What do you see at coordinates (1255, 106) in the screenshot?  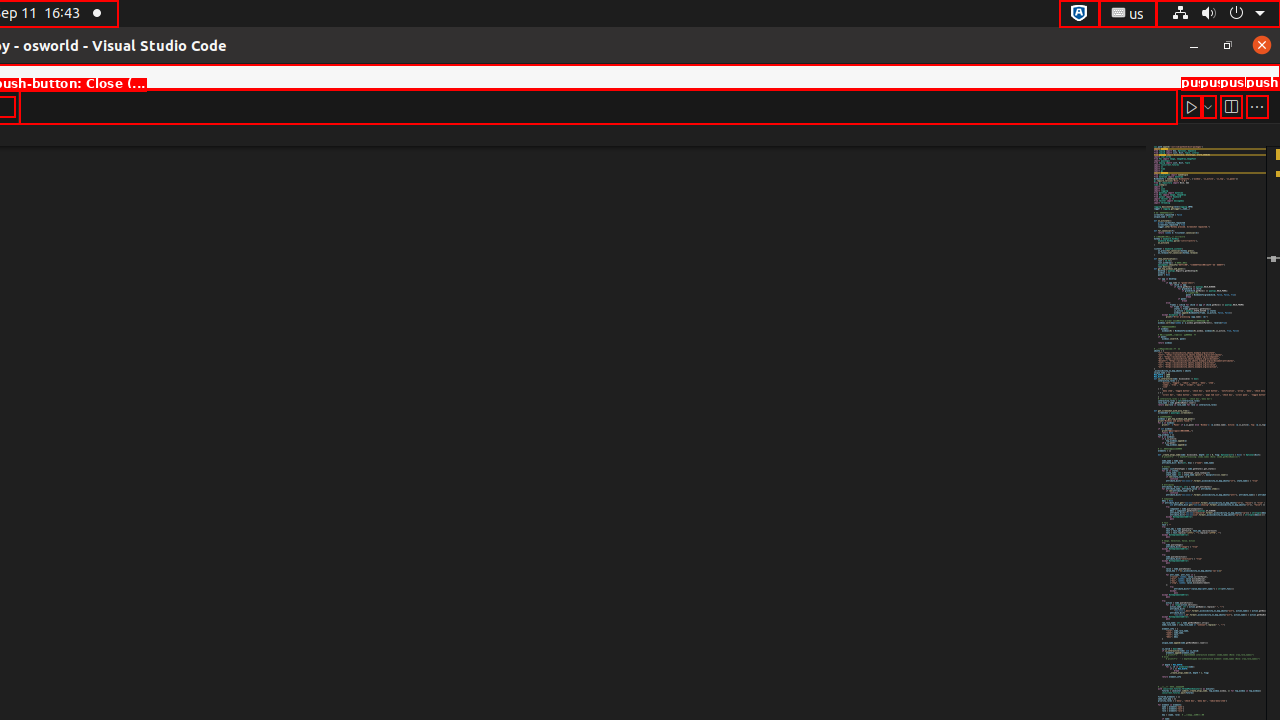 I see `'More Actions...'` at bounding box center [1255, 106].